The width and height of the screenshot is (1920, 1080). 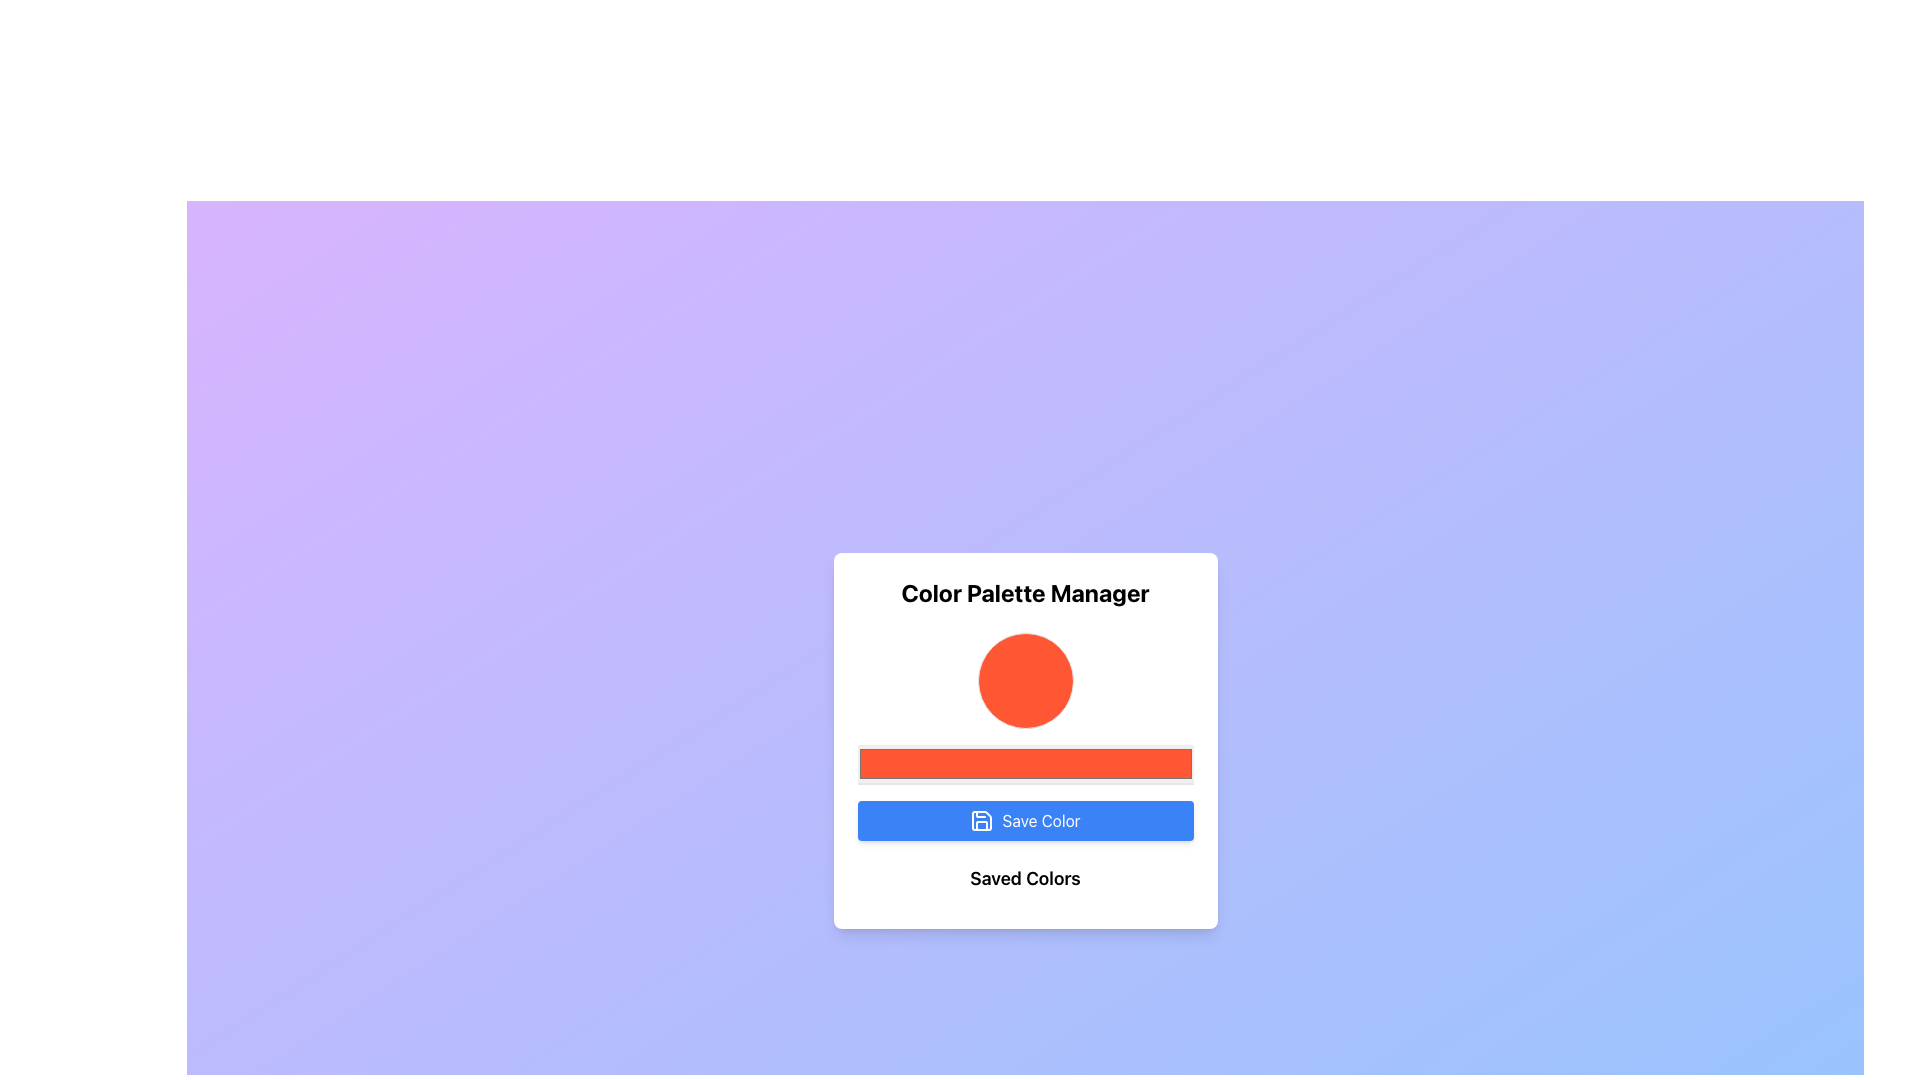 I want to click on the Color Picker Display Bar, which is a vivid orange rectangular bar with slightly rounded edges, located below the circular orange object in the 'Color Palette Manager' card, so click(x=1025, y=740).